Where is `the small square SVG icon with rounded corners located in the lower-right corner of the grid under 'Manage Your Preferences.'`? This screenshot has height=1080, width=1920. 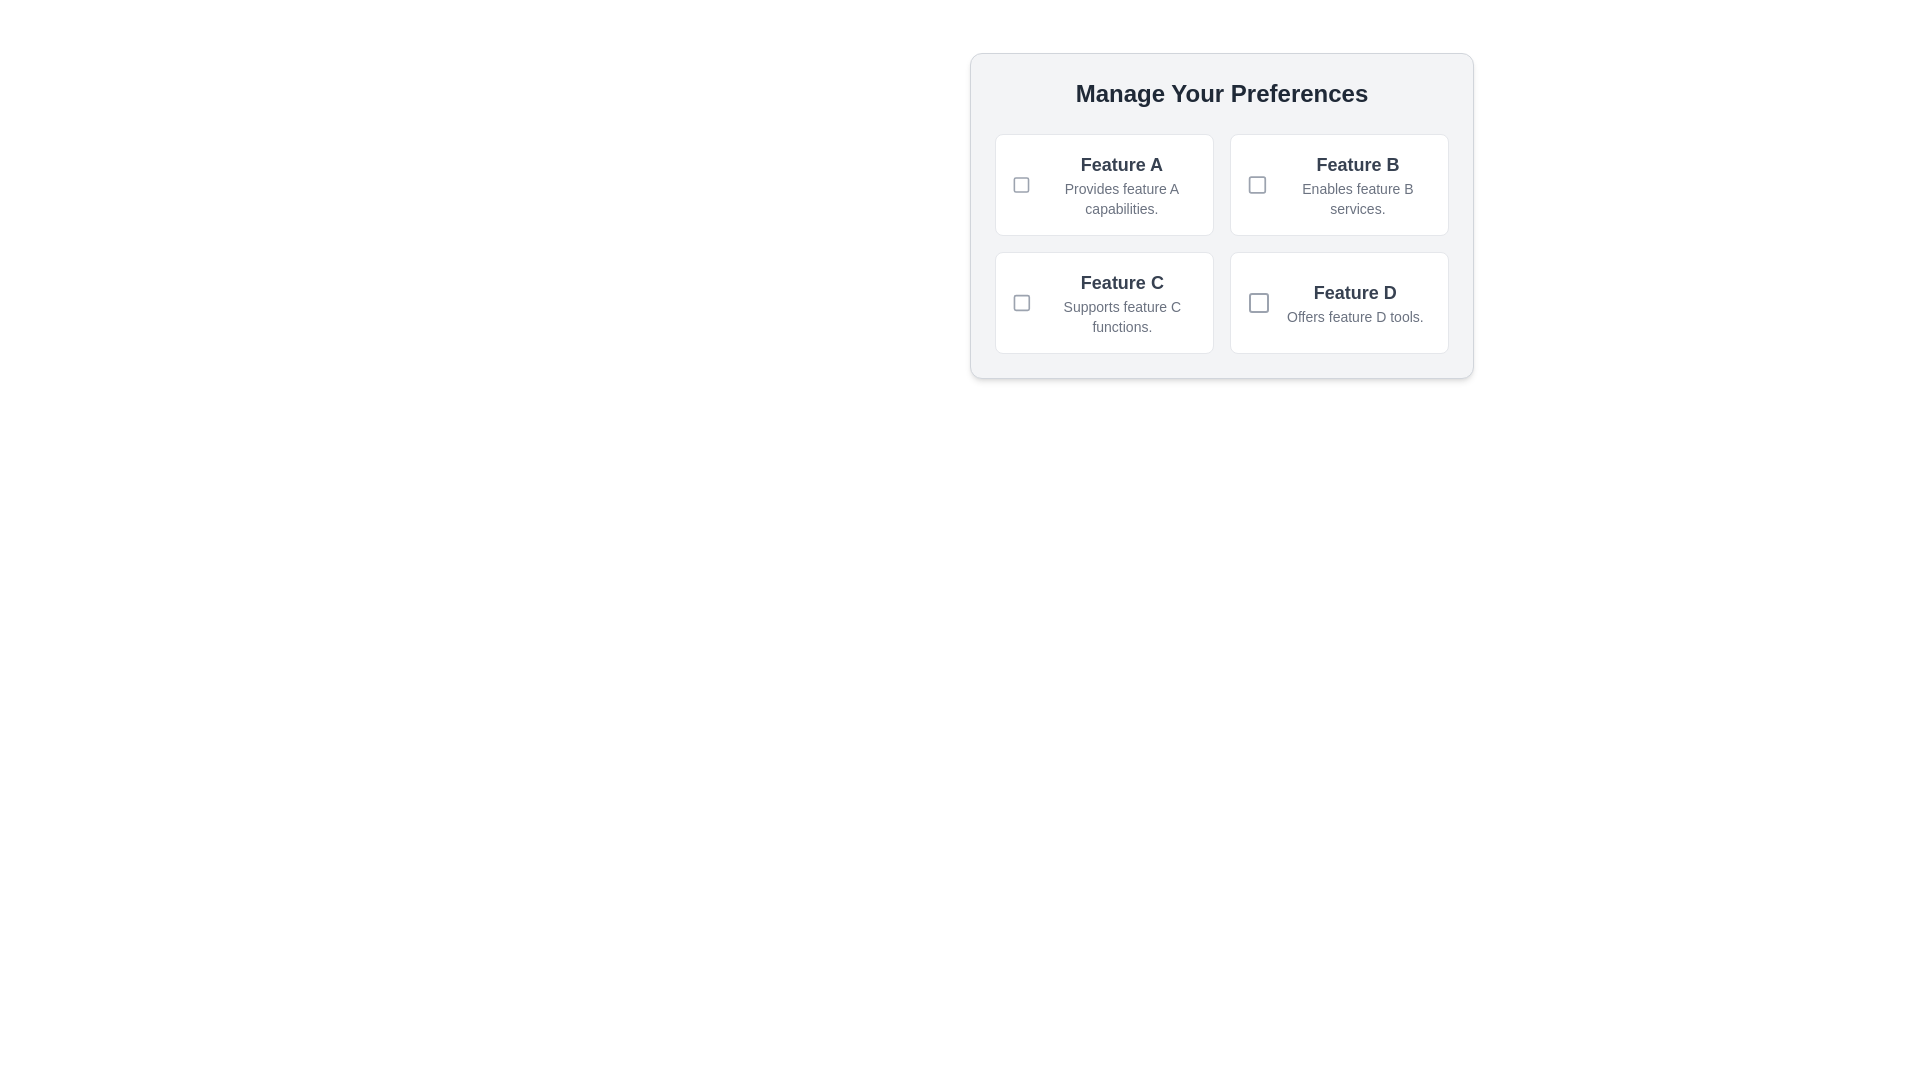
the small square SVG icon with rounded corners located in the lower-right corner of the grid under 'Manage Your Preferences.' is located at coordinates (1257, 303).